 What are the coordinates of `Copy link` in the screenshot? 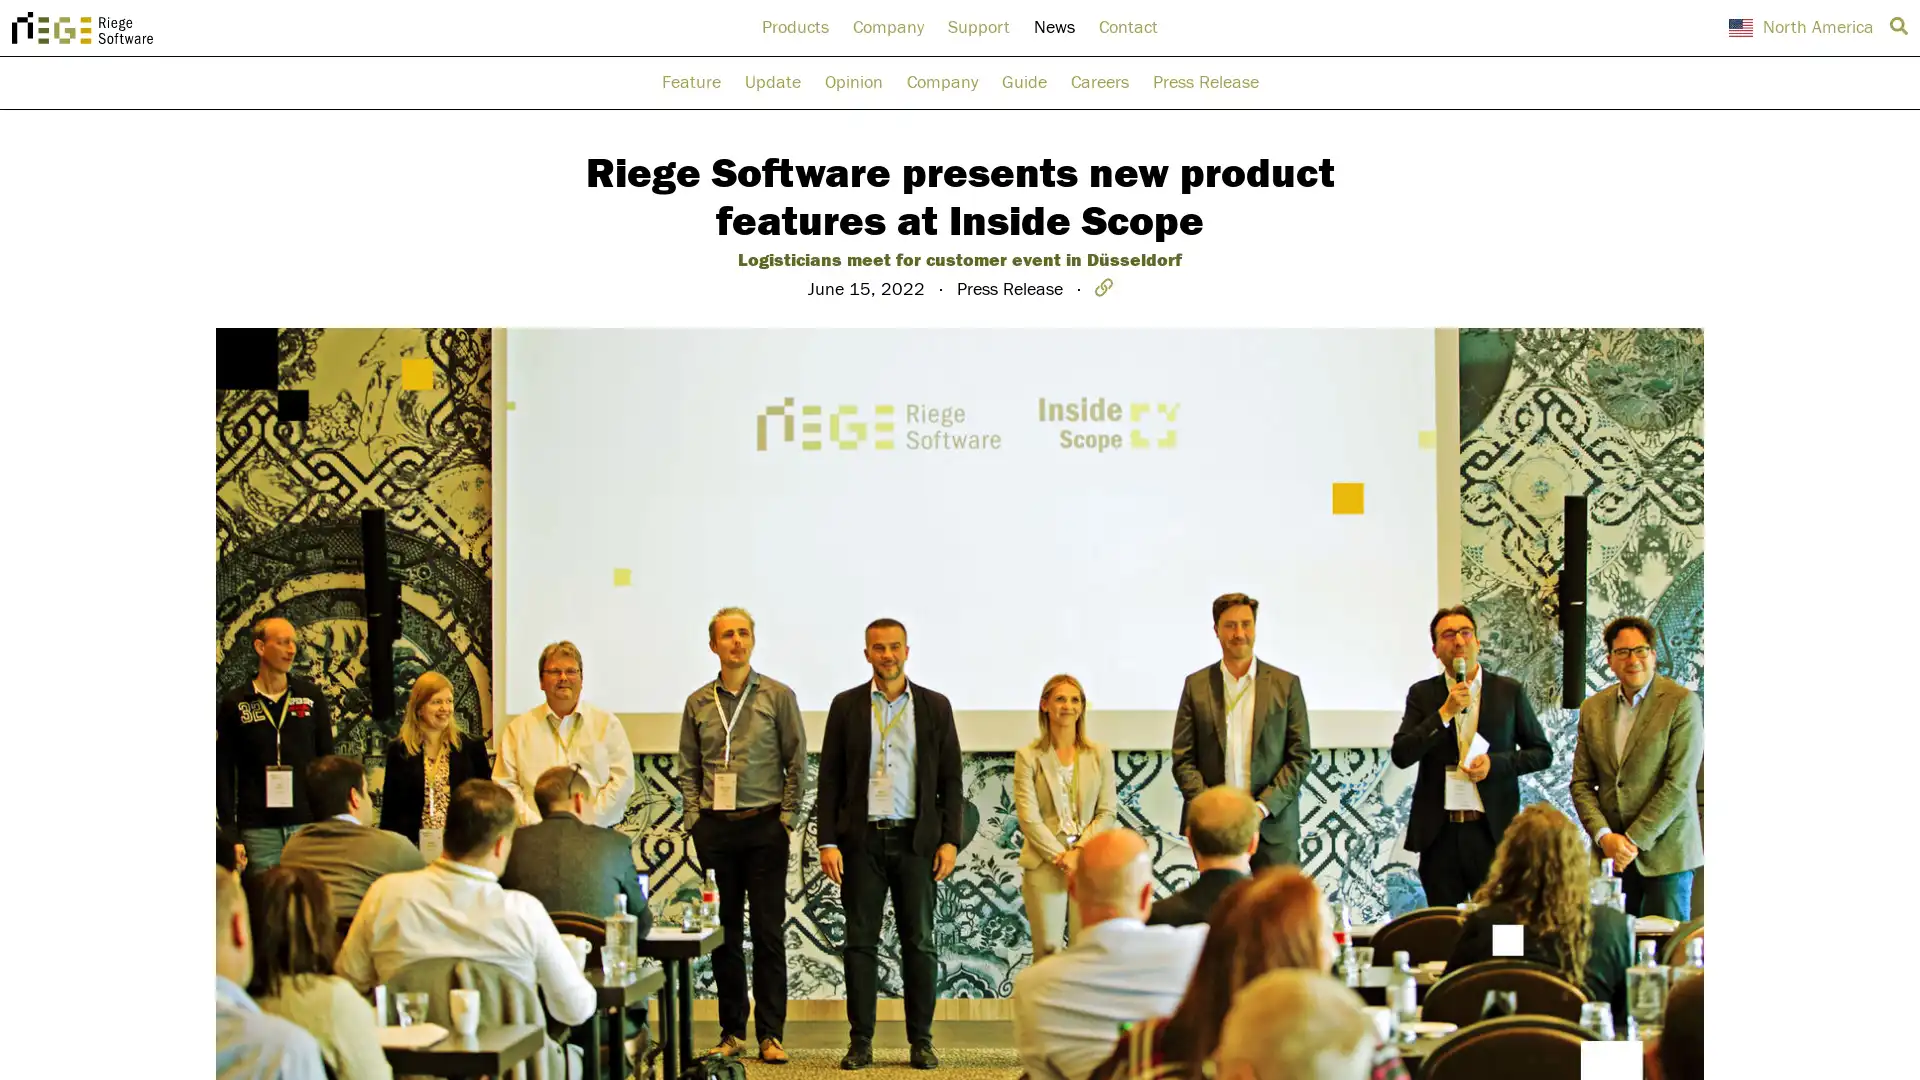 It's located at (1102, 289).